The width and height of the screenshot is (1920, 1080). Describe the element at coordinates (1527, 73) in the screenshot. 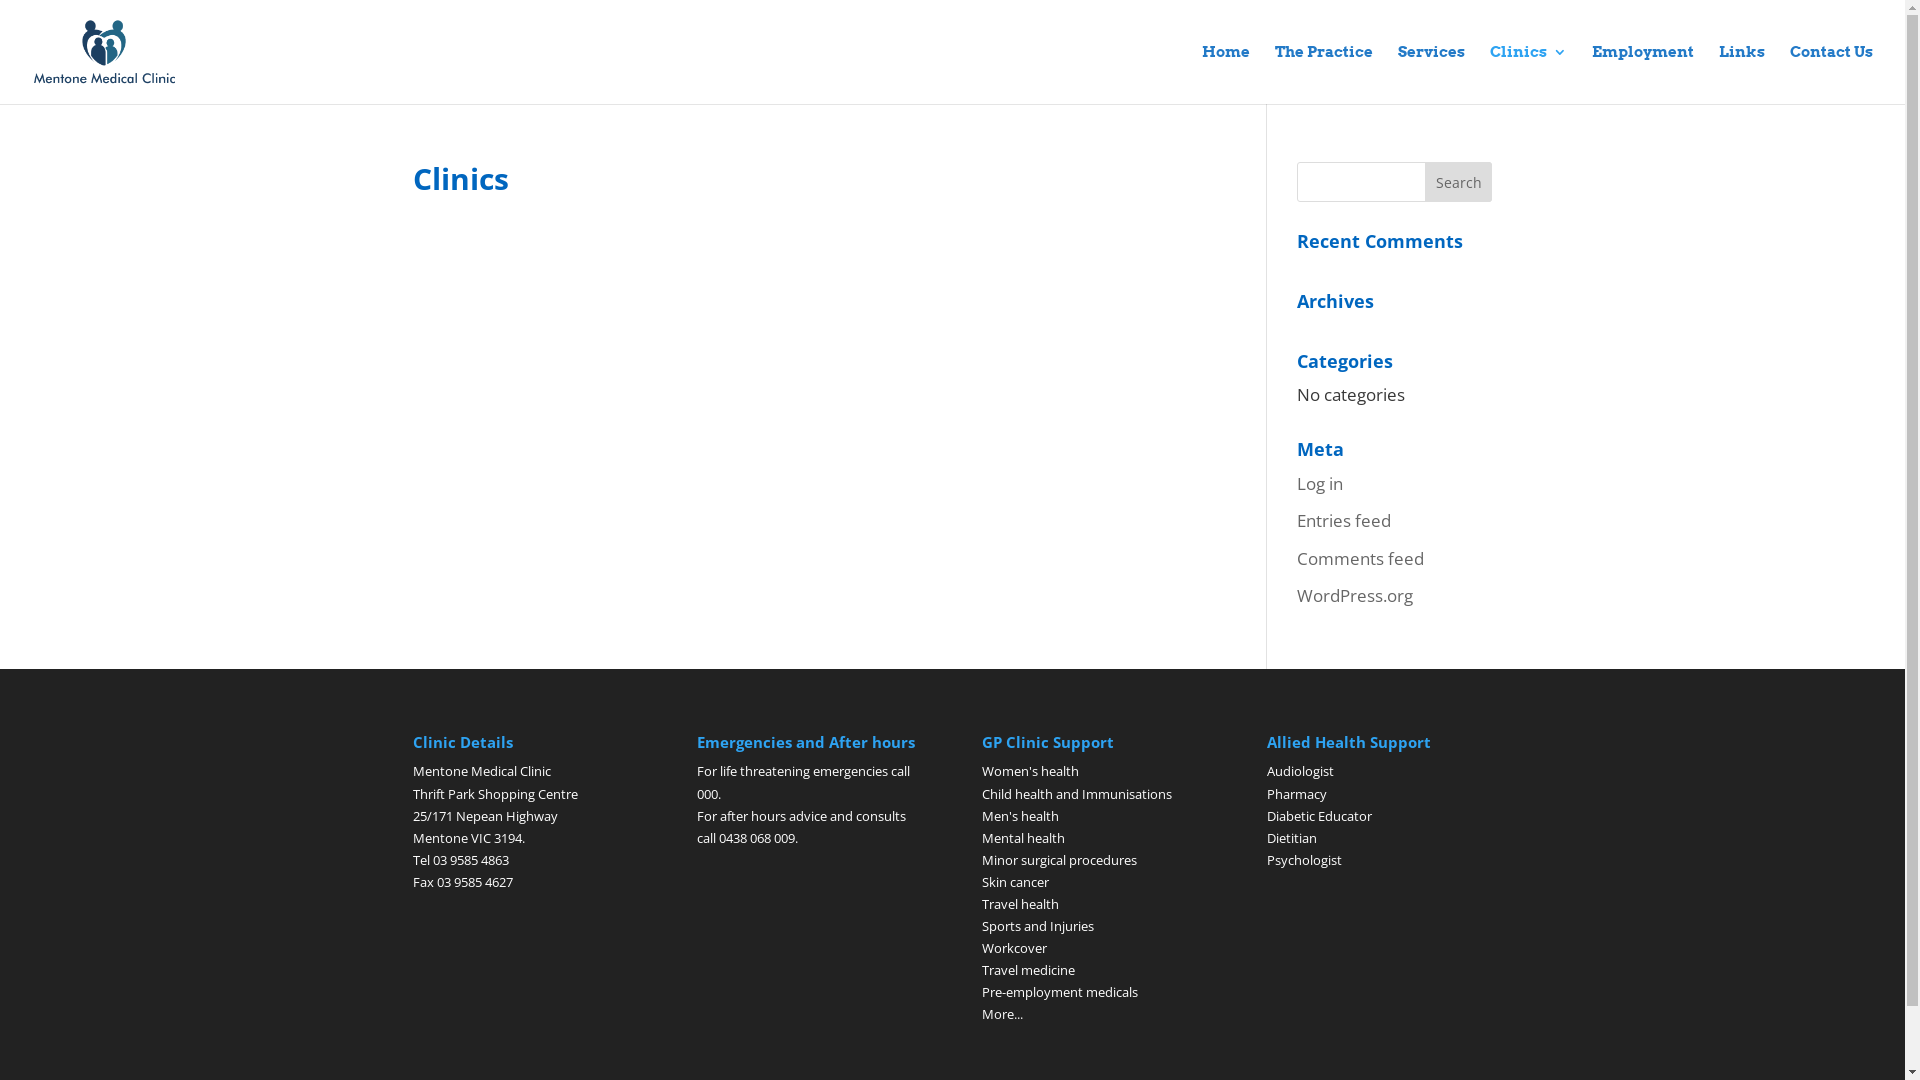

I see `'Clinics'` at that location.